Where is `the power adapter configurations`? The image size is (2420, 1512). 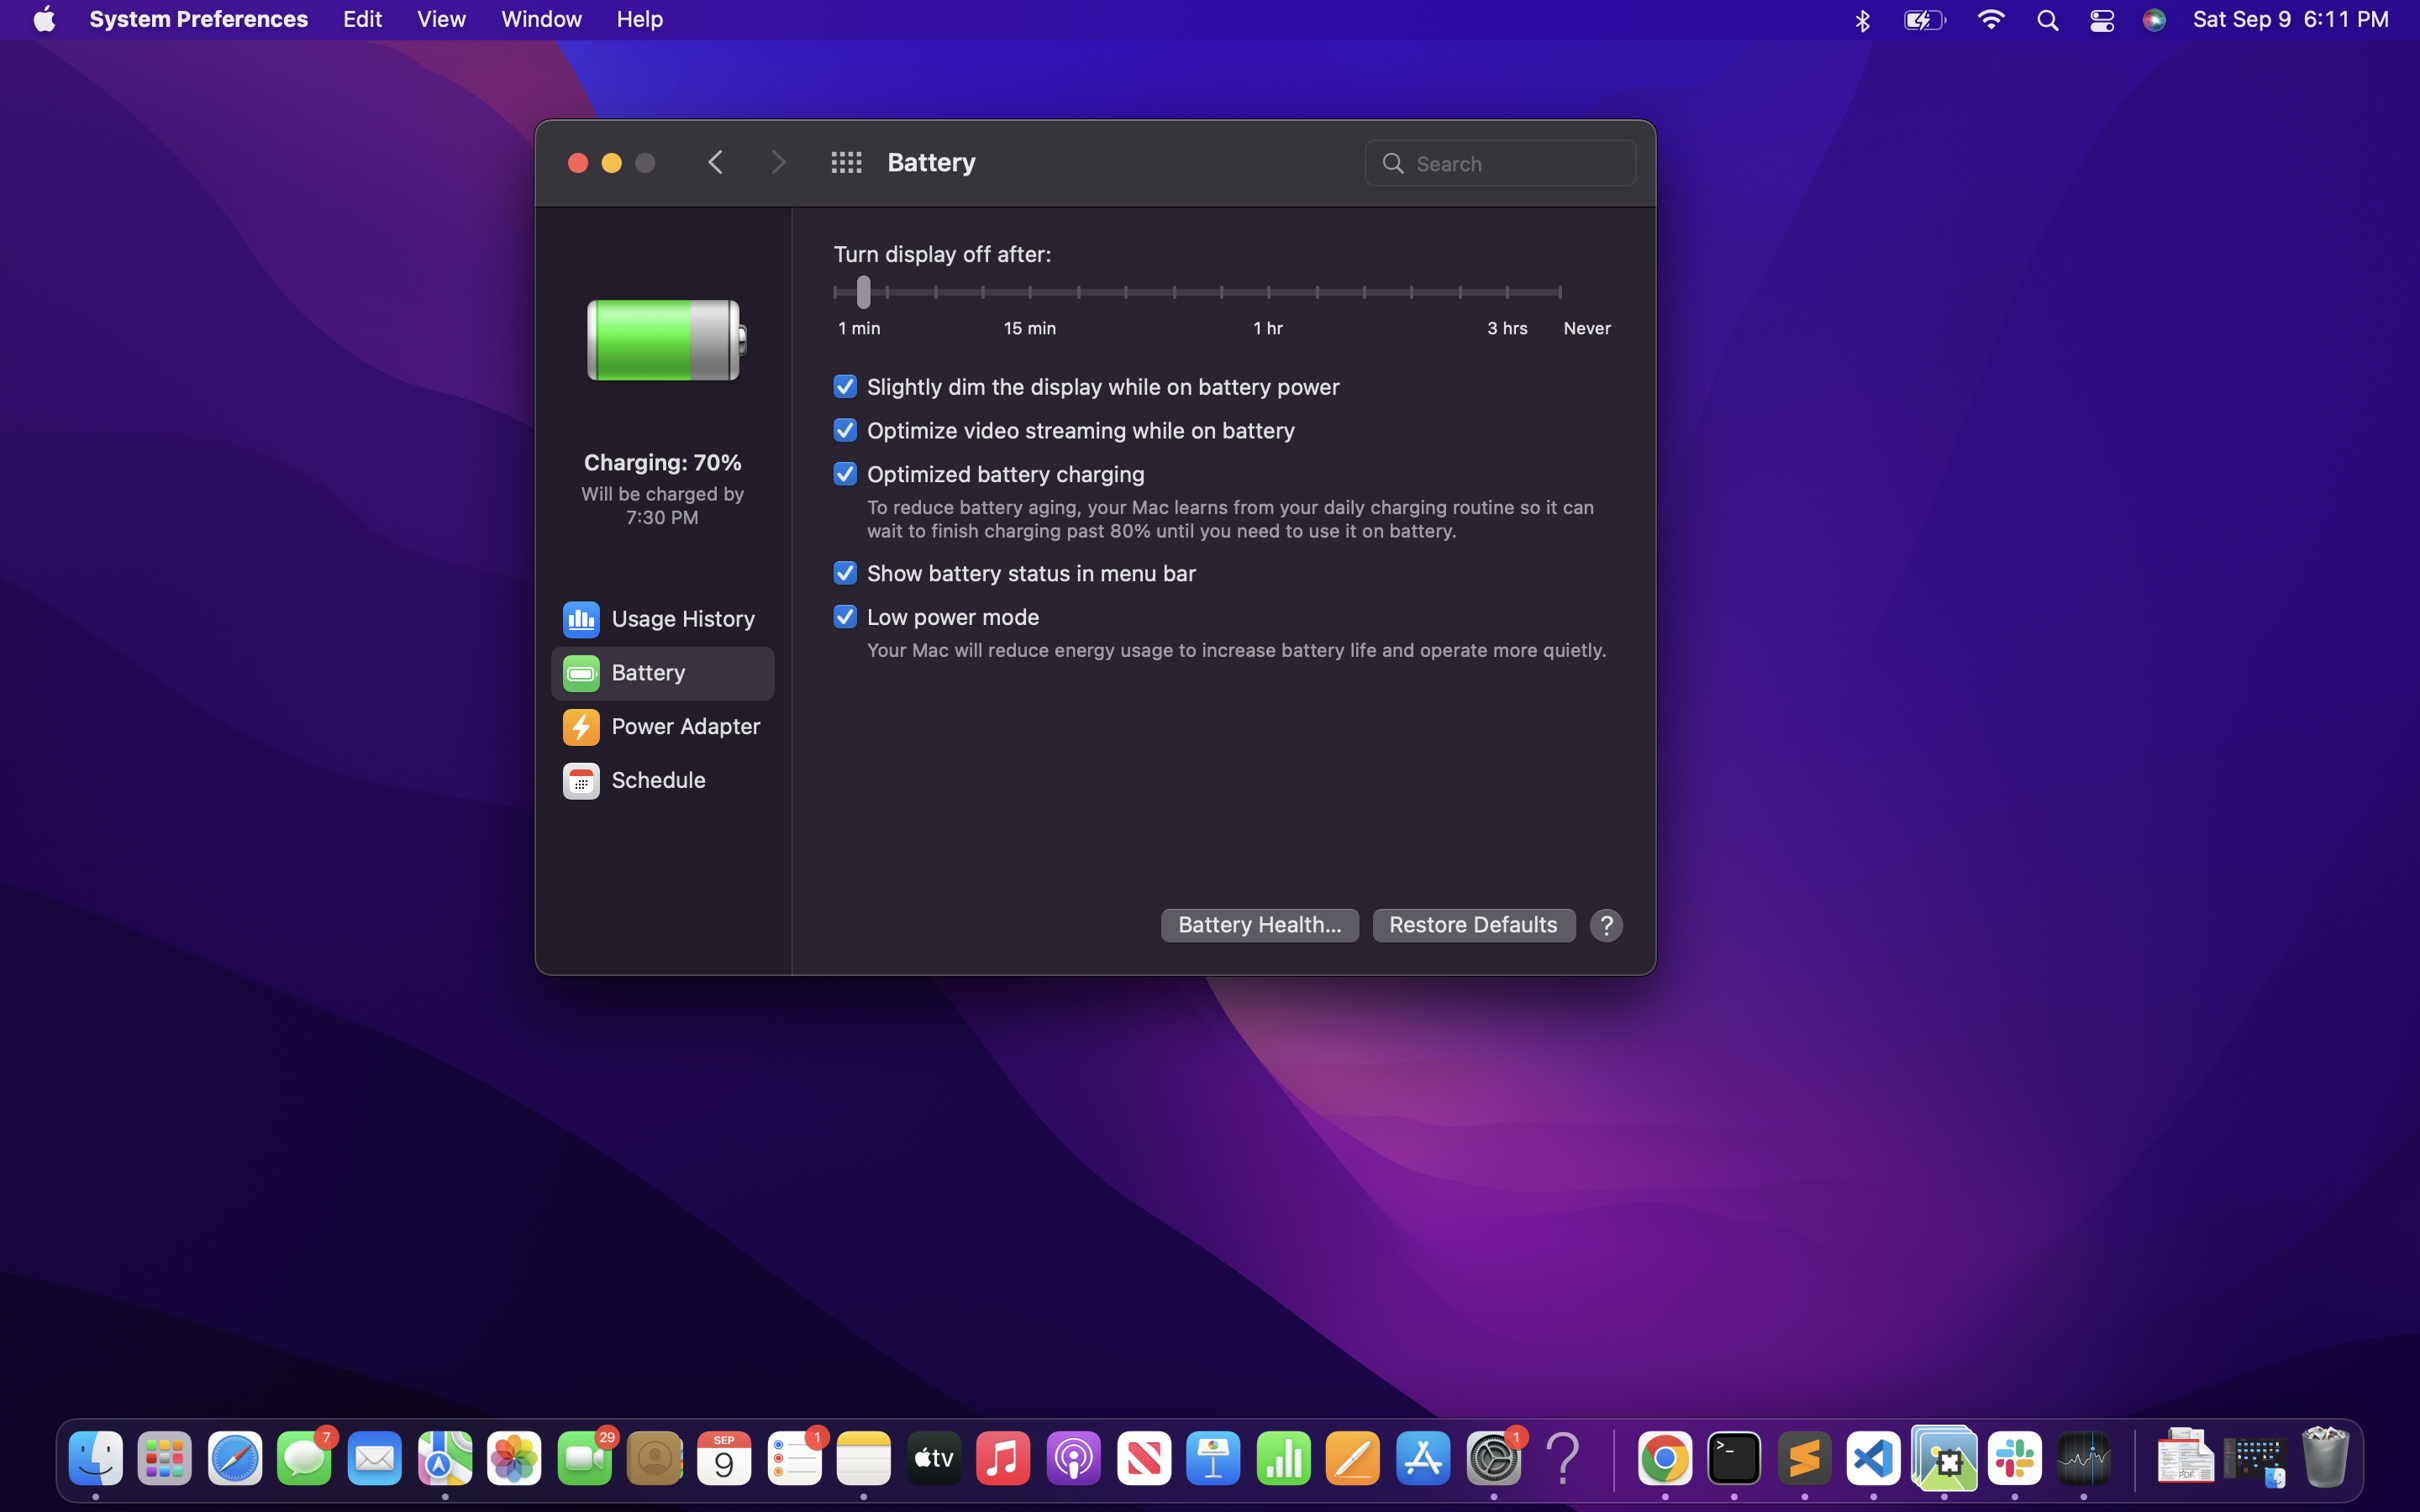
the power adapter configurations is located at coordinates (660, 727).